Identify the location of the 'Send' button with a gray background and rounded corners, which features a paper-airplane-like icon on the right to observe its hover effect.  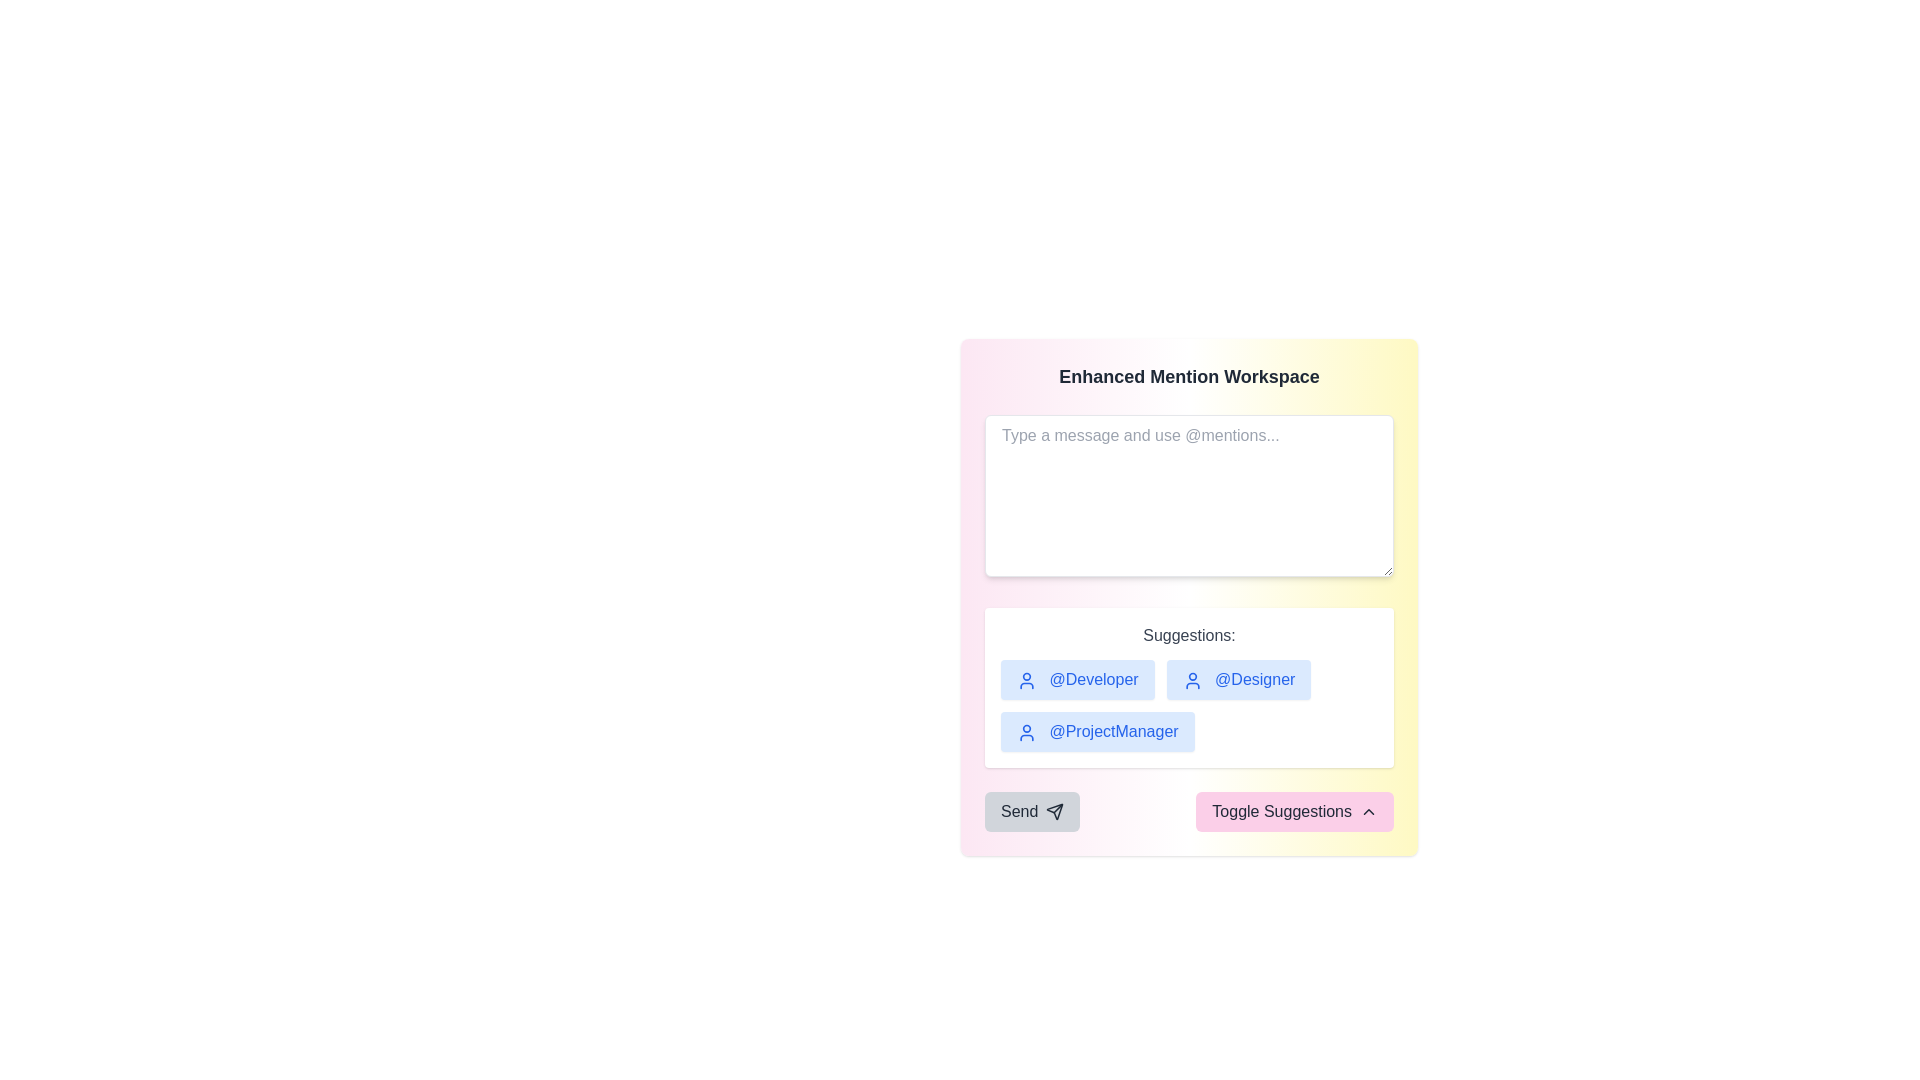
(1032, 812).